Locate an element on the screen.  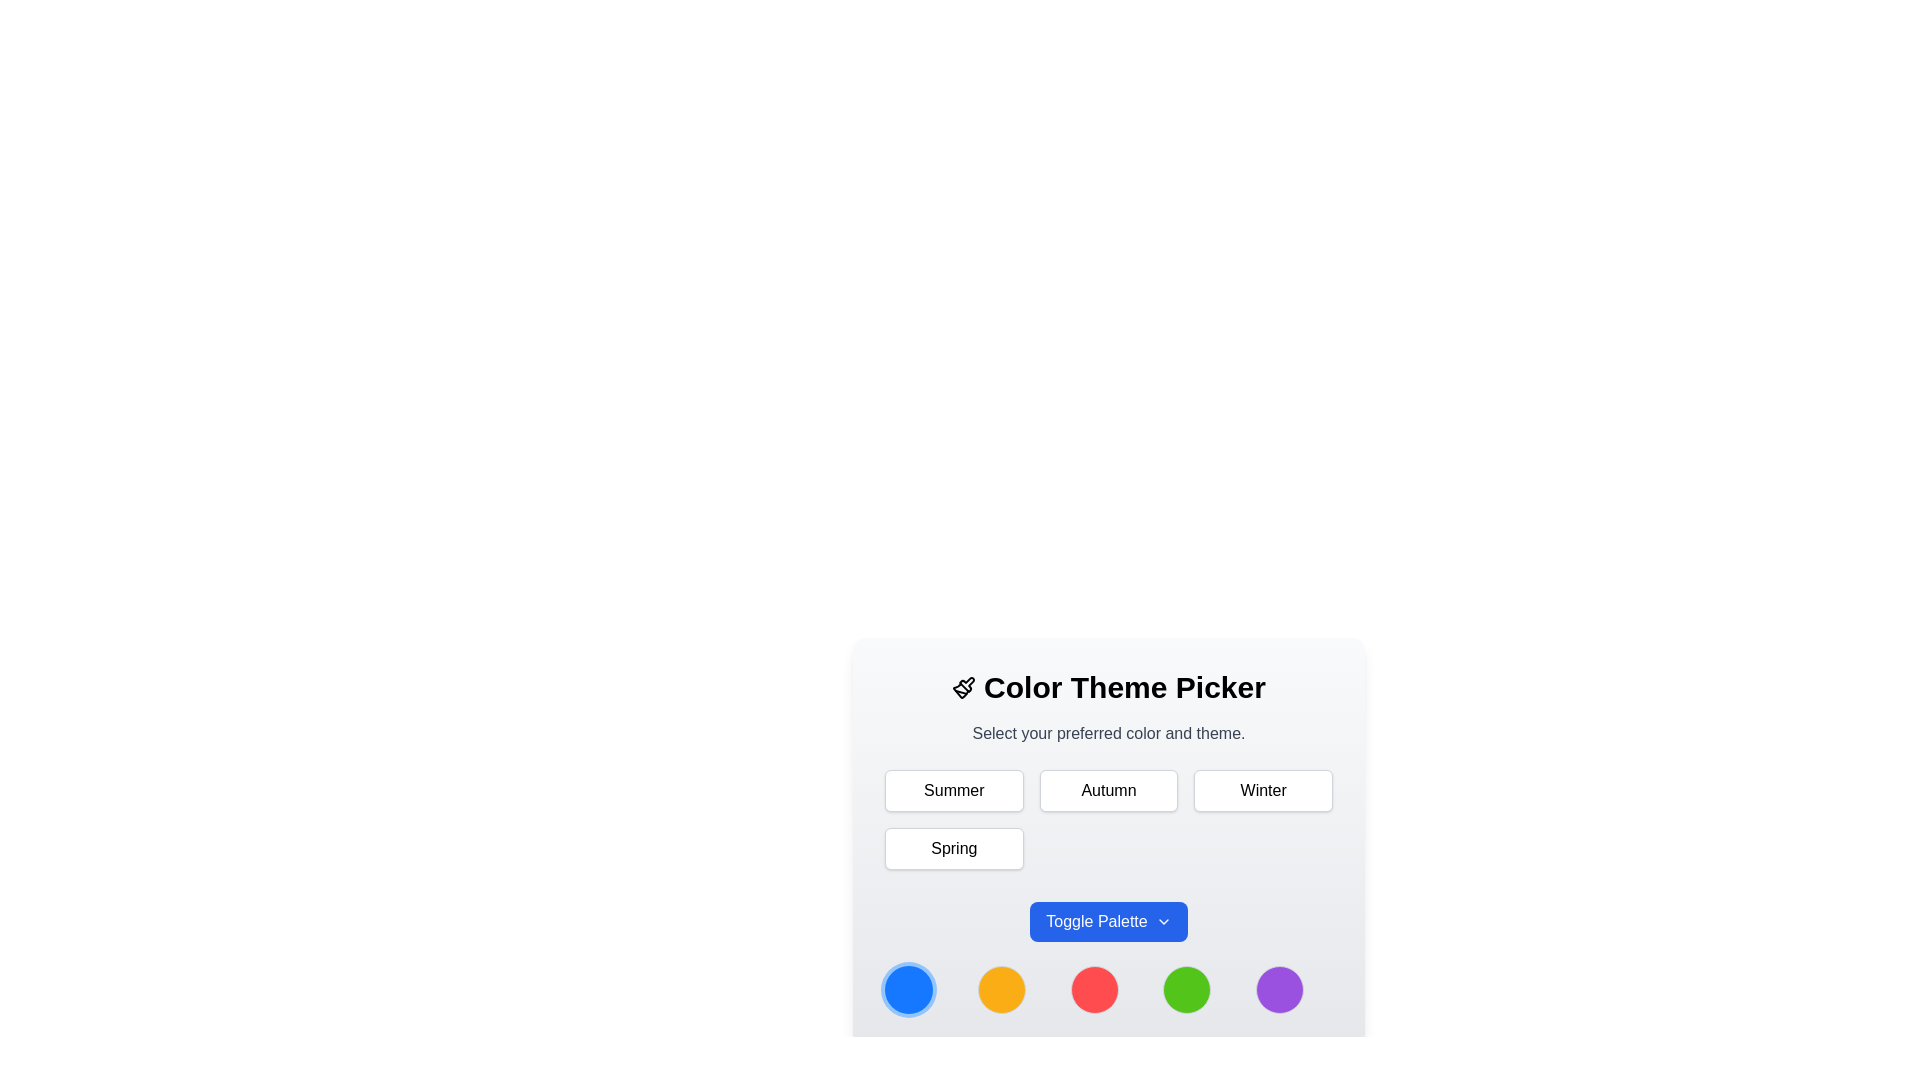
the bright red circular button in the 'Color Theme Picker' card is located at coordinates (1107, 990).